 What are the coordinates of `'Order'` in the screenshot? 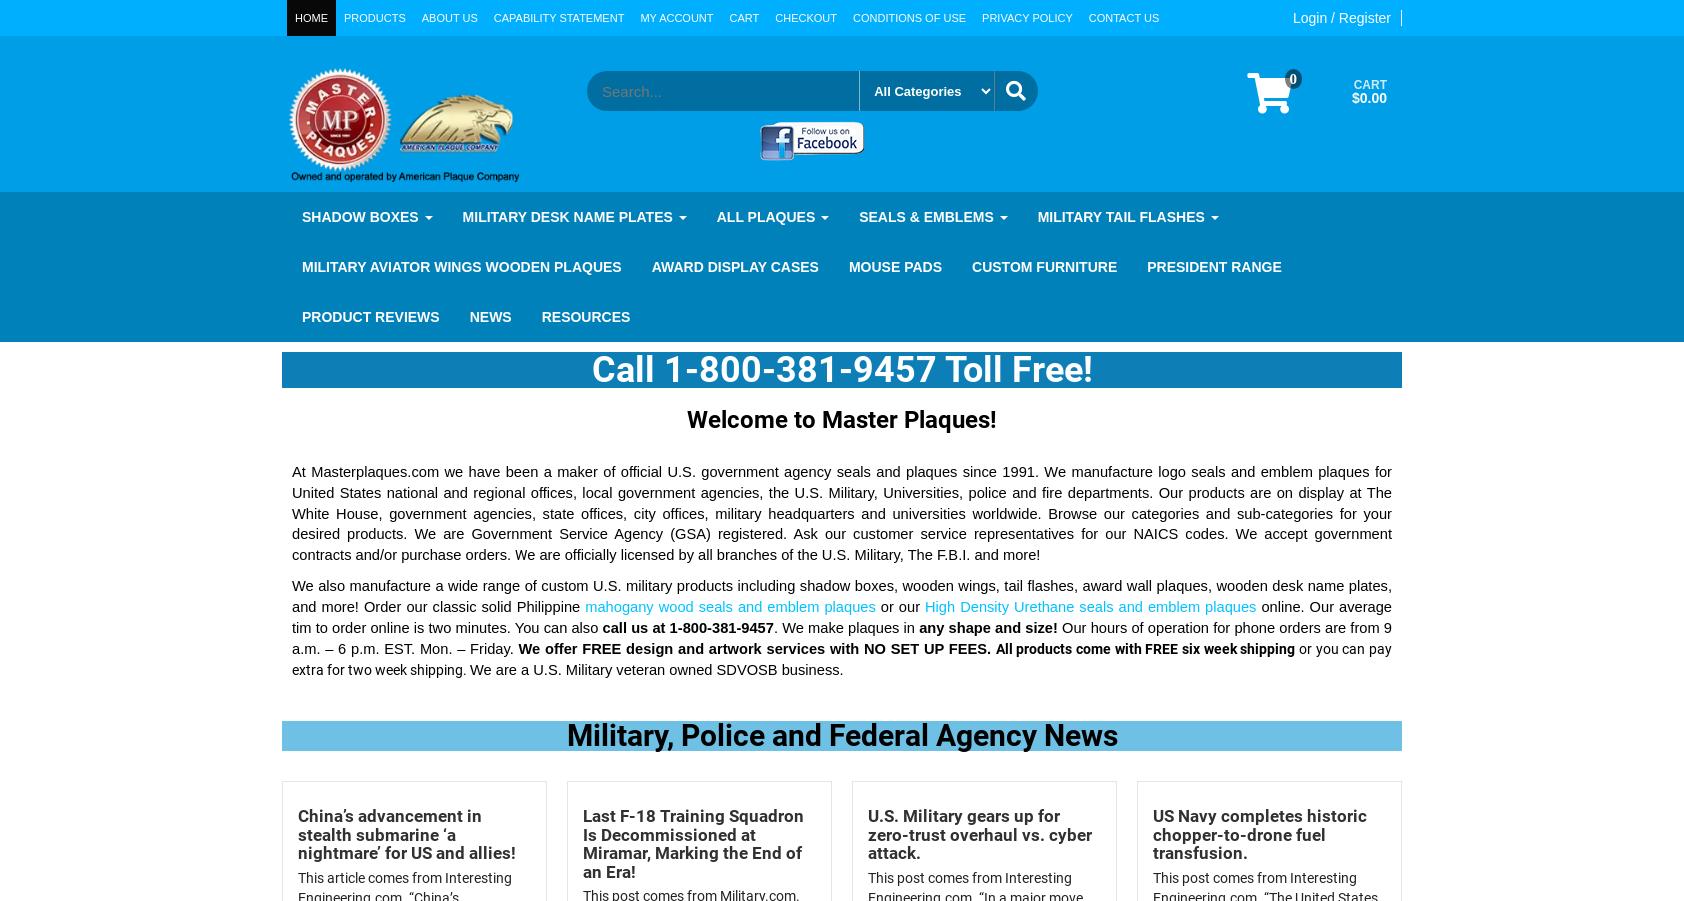 It's located at (363, 606).